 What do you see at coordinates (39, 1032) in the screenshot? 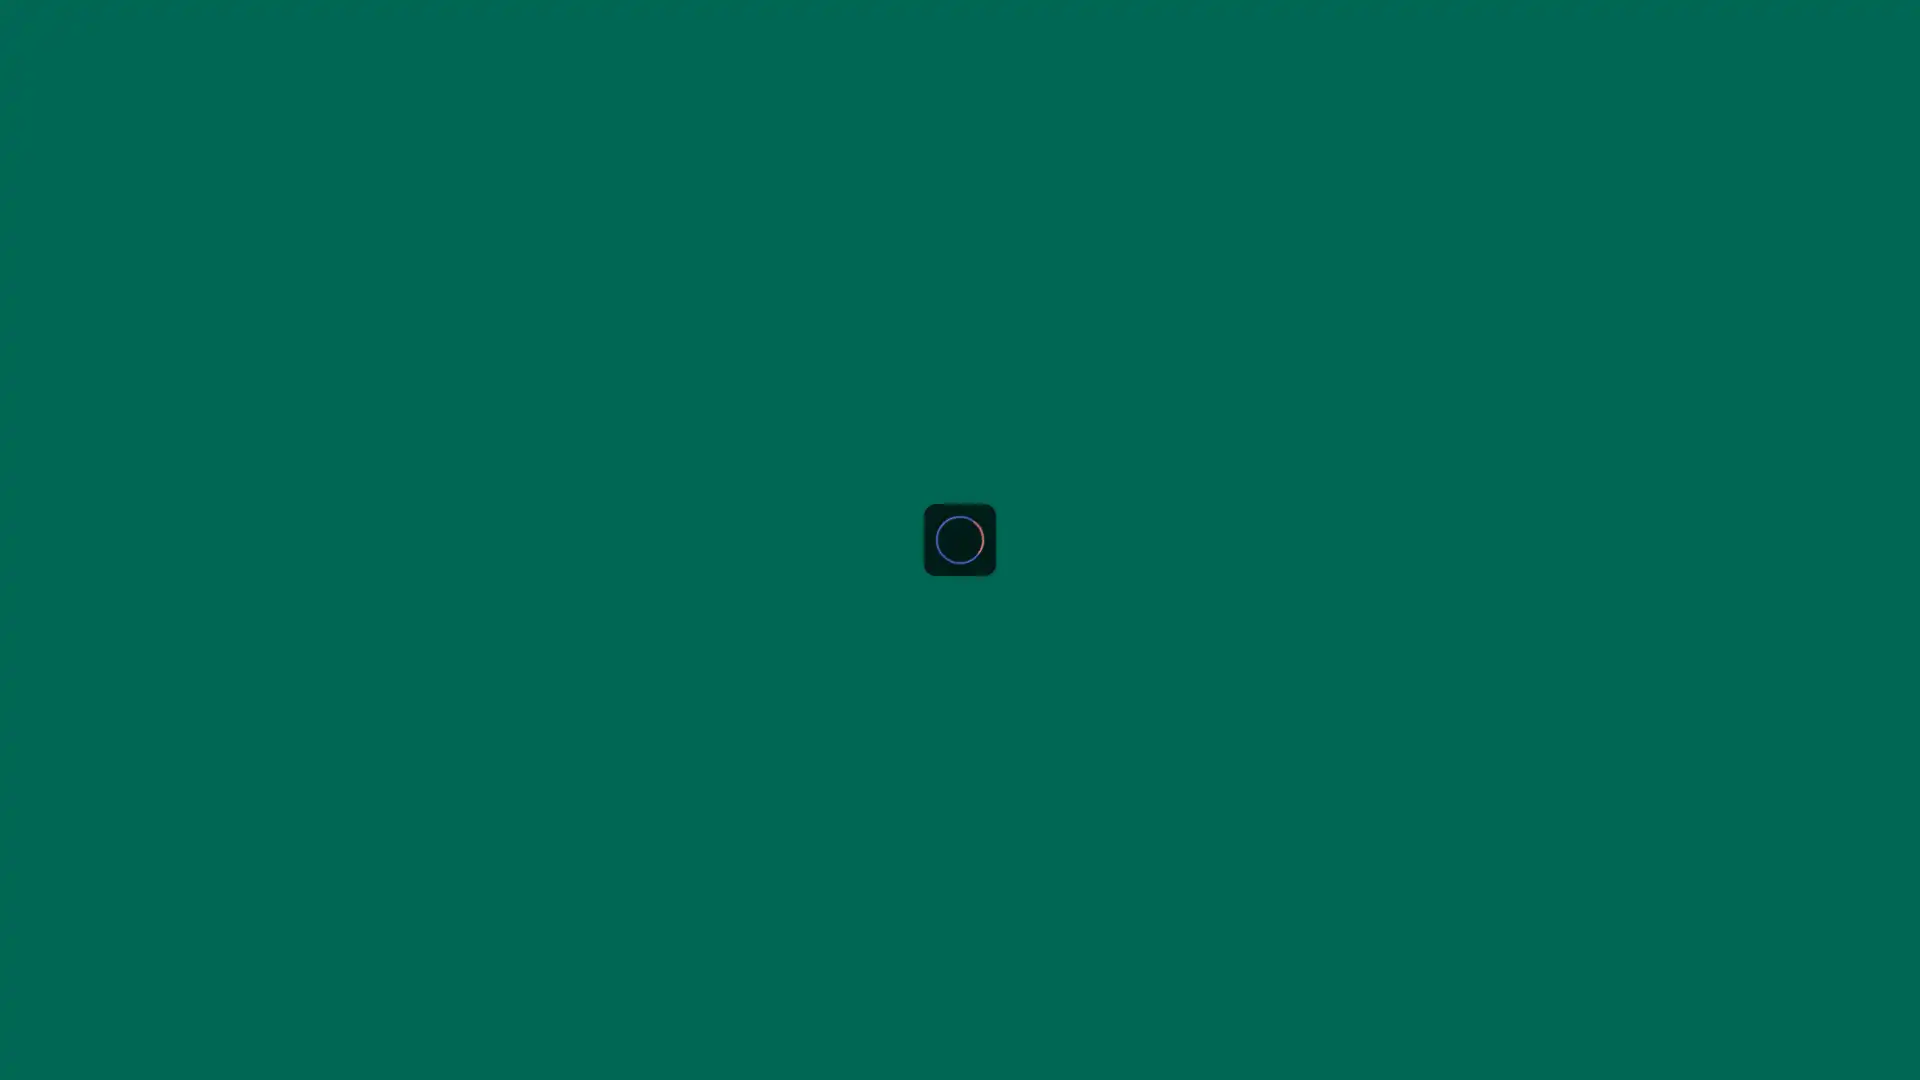
I see `Help` at bounding box center [39, 1032].